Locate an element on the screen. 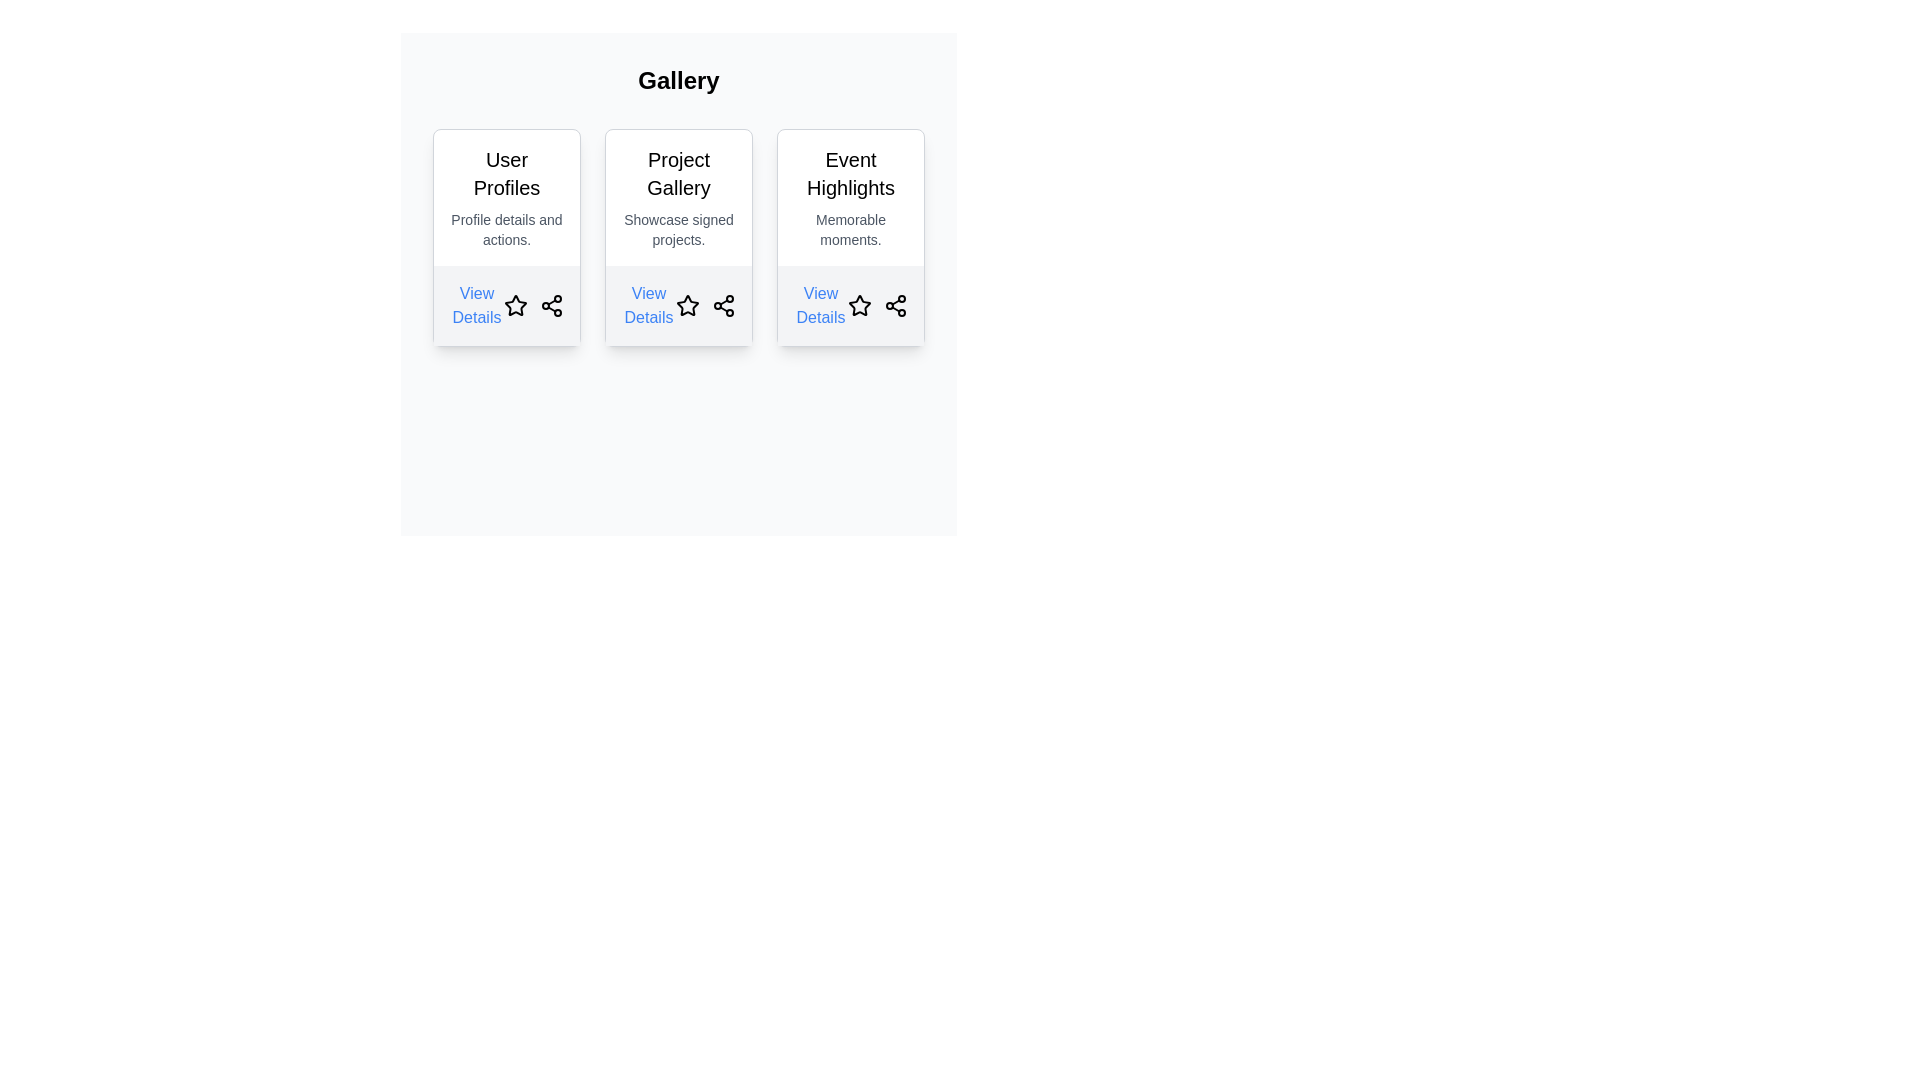 The height and width of the screenshot is (1080, 1920). the Share button, which is an SVG graphic resembling a sharing symbol located in the Project Gallery card, aligned to the right of the star icon is located at coordinates (723, 305).